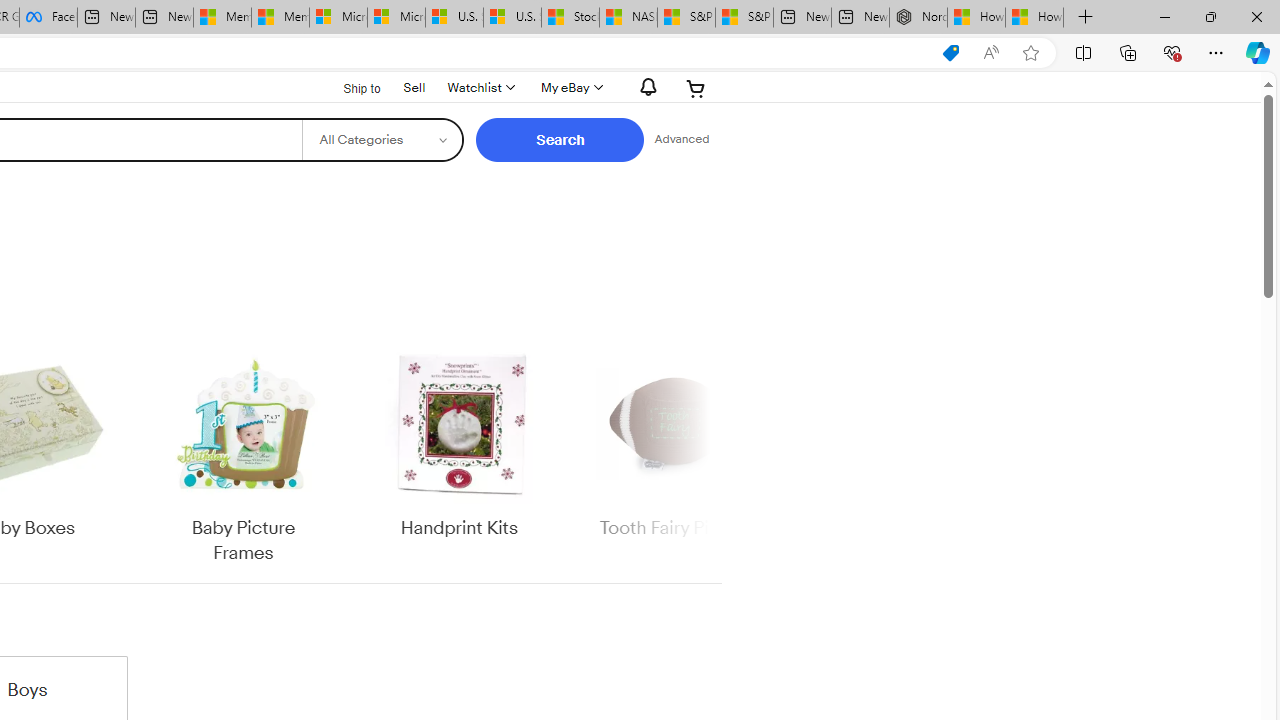 This screenshot has height=720, width=1280. I want to click on 'Browser essentials', so click(1171, 51).